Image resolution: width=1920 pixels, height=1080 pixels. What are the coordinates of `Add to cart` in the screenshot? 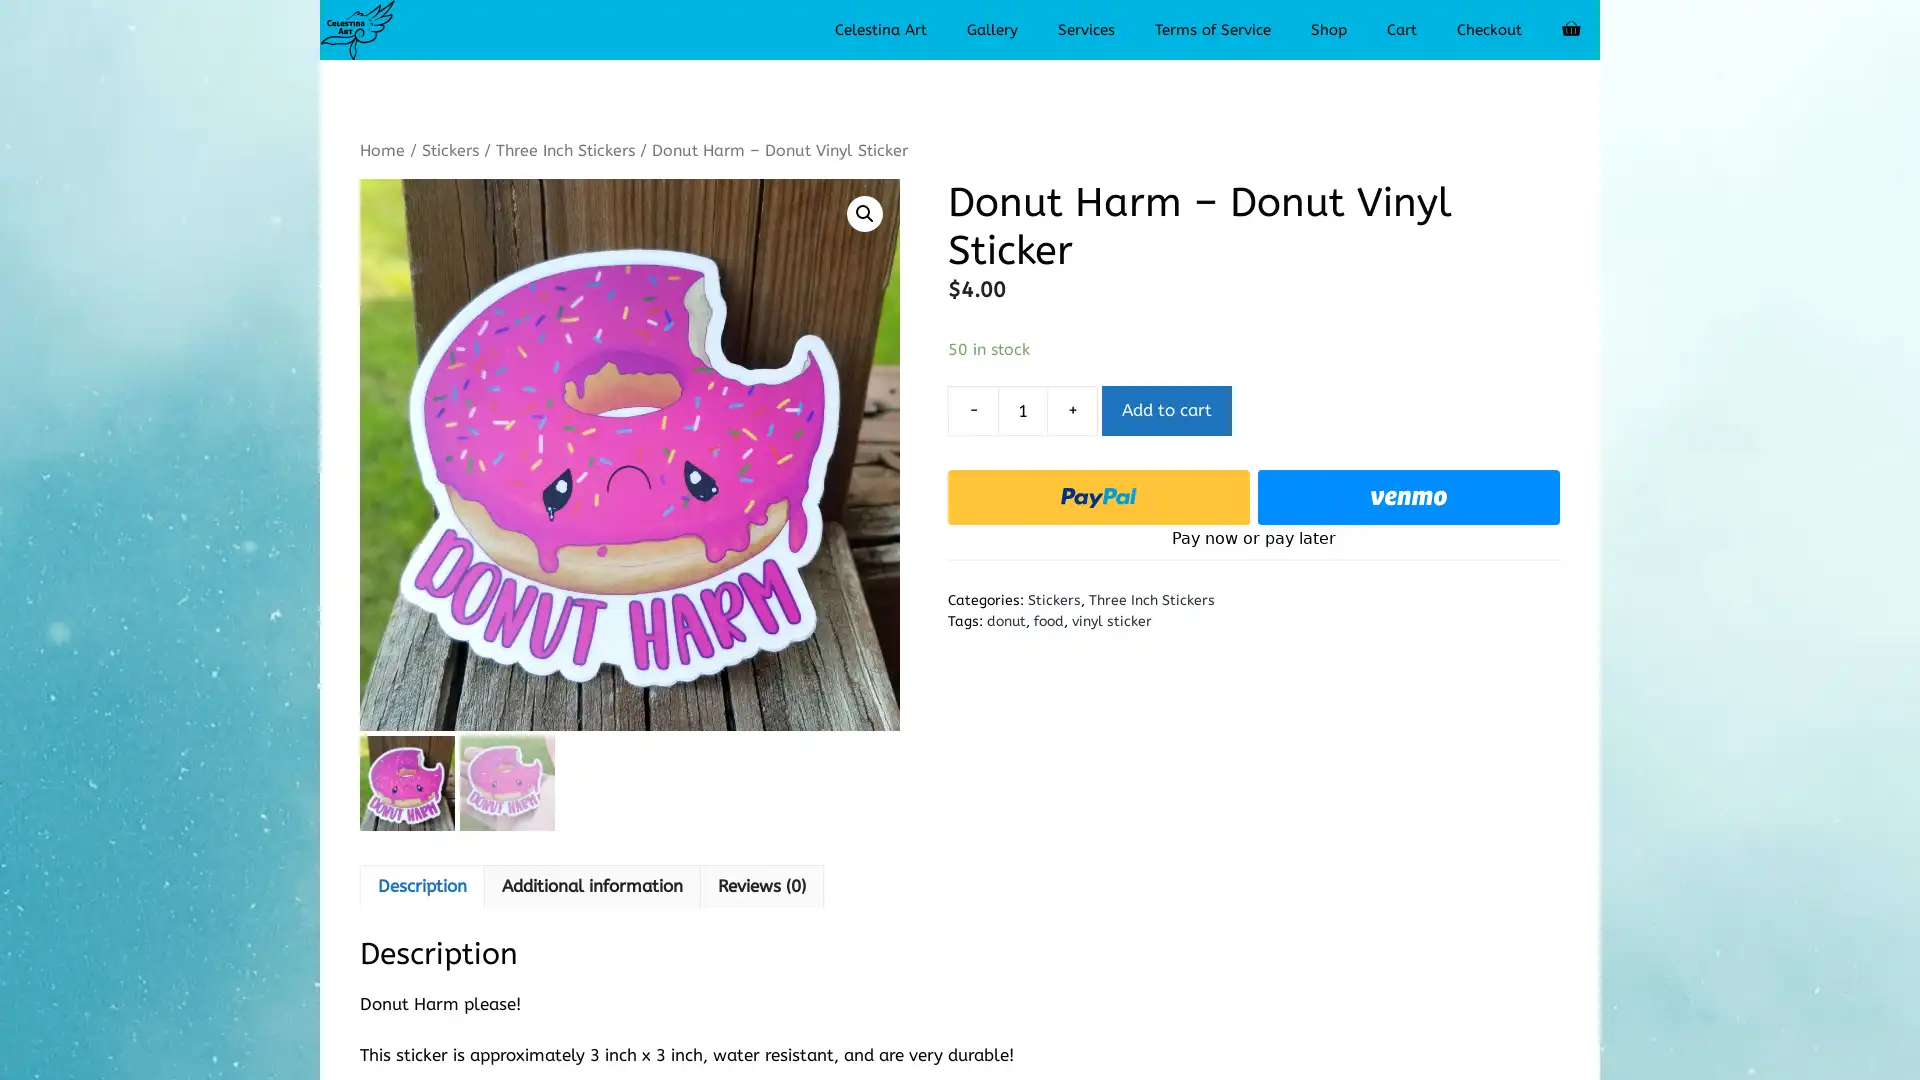 It's located at (1166, 408).